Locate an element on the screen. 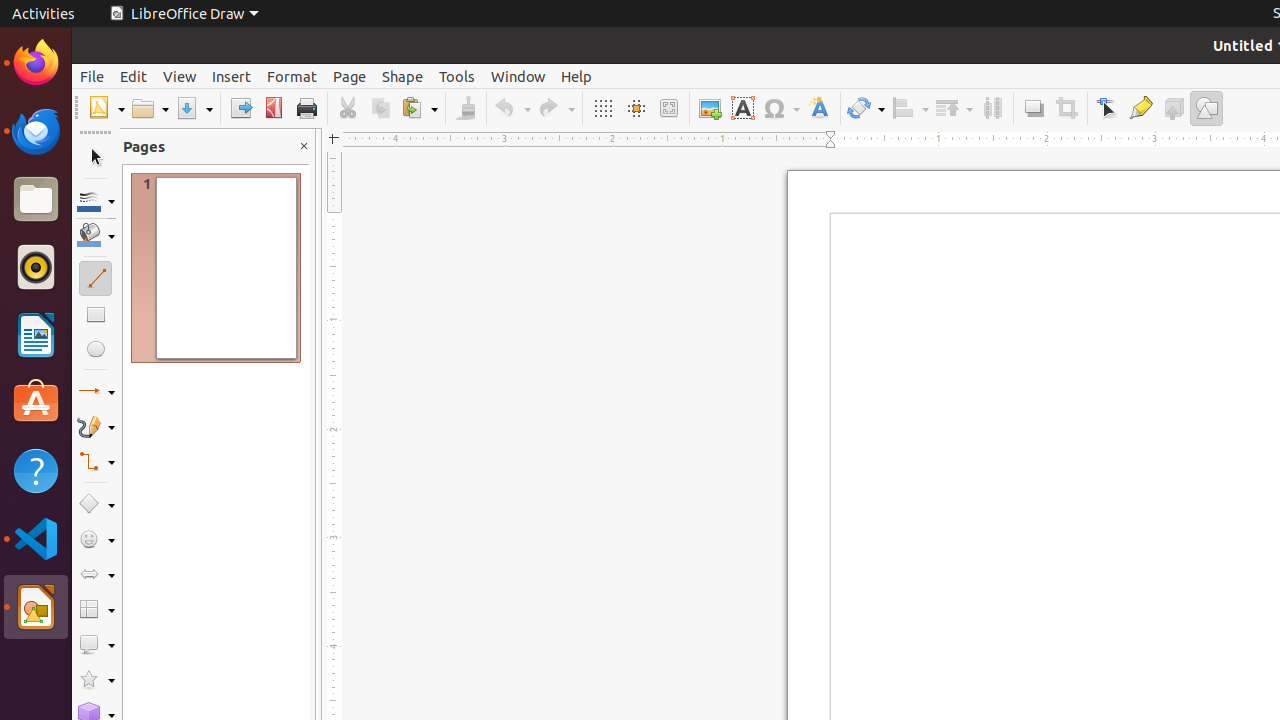  'Copy' is located at coordinates (380, 108).